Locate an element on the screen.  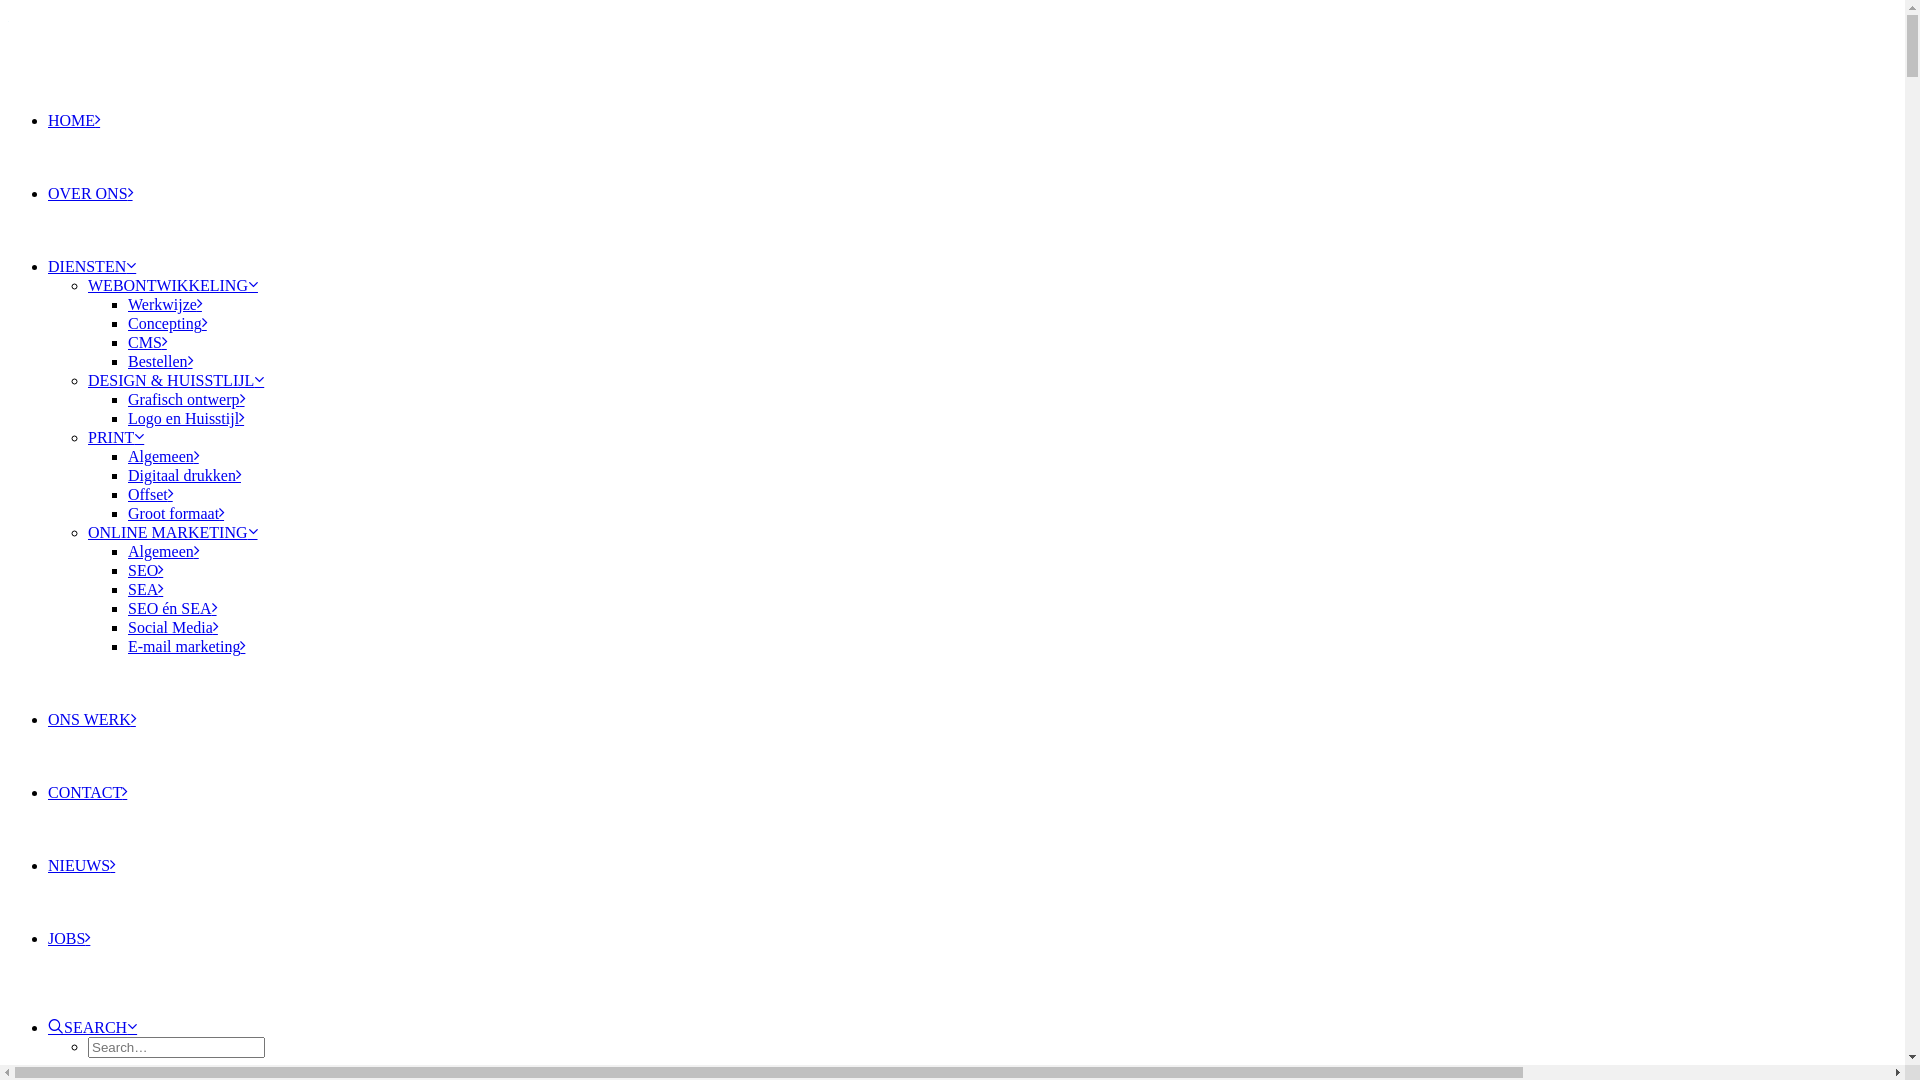
'Werkwijze' is located at coordinates (127, 304).